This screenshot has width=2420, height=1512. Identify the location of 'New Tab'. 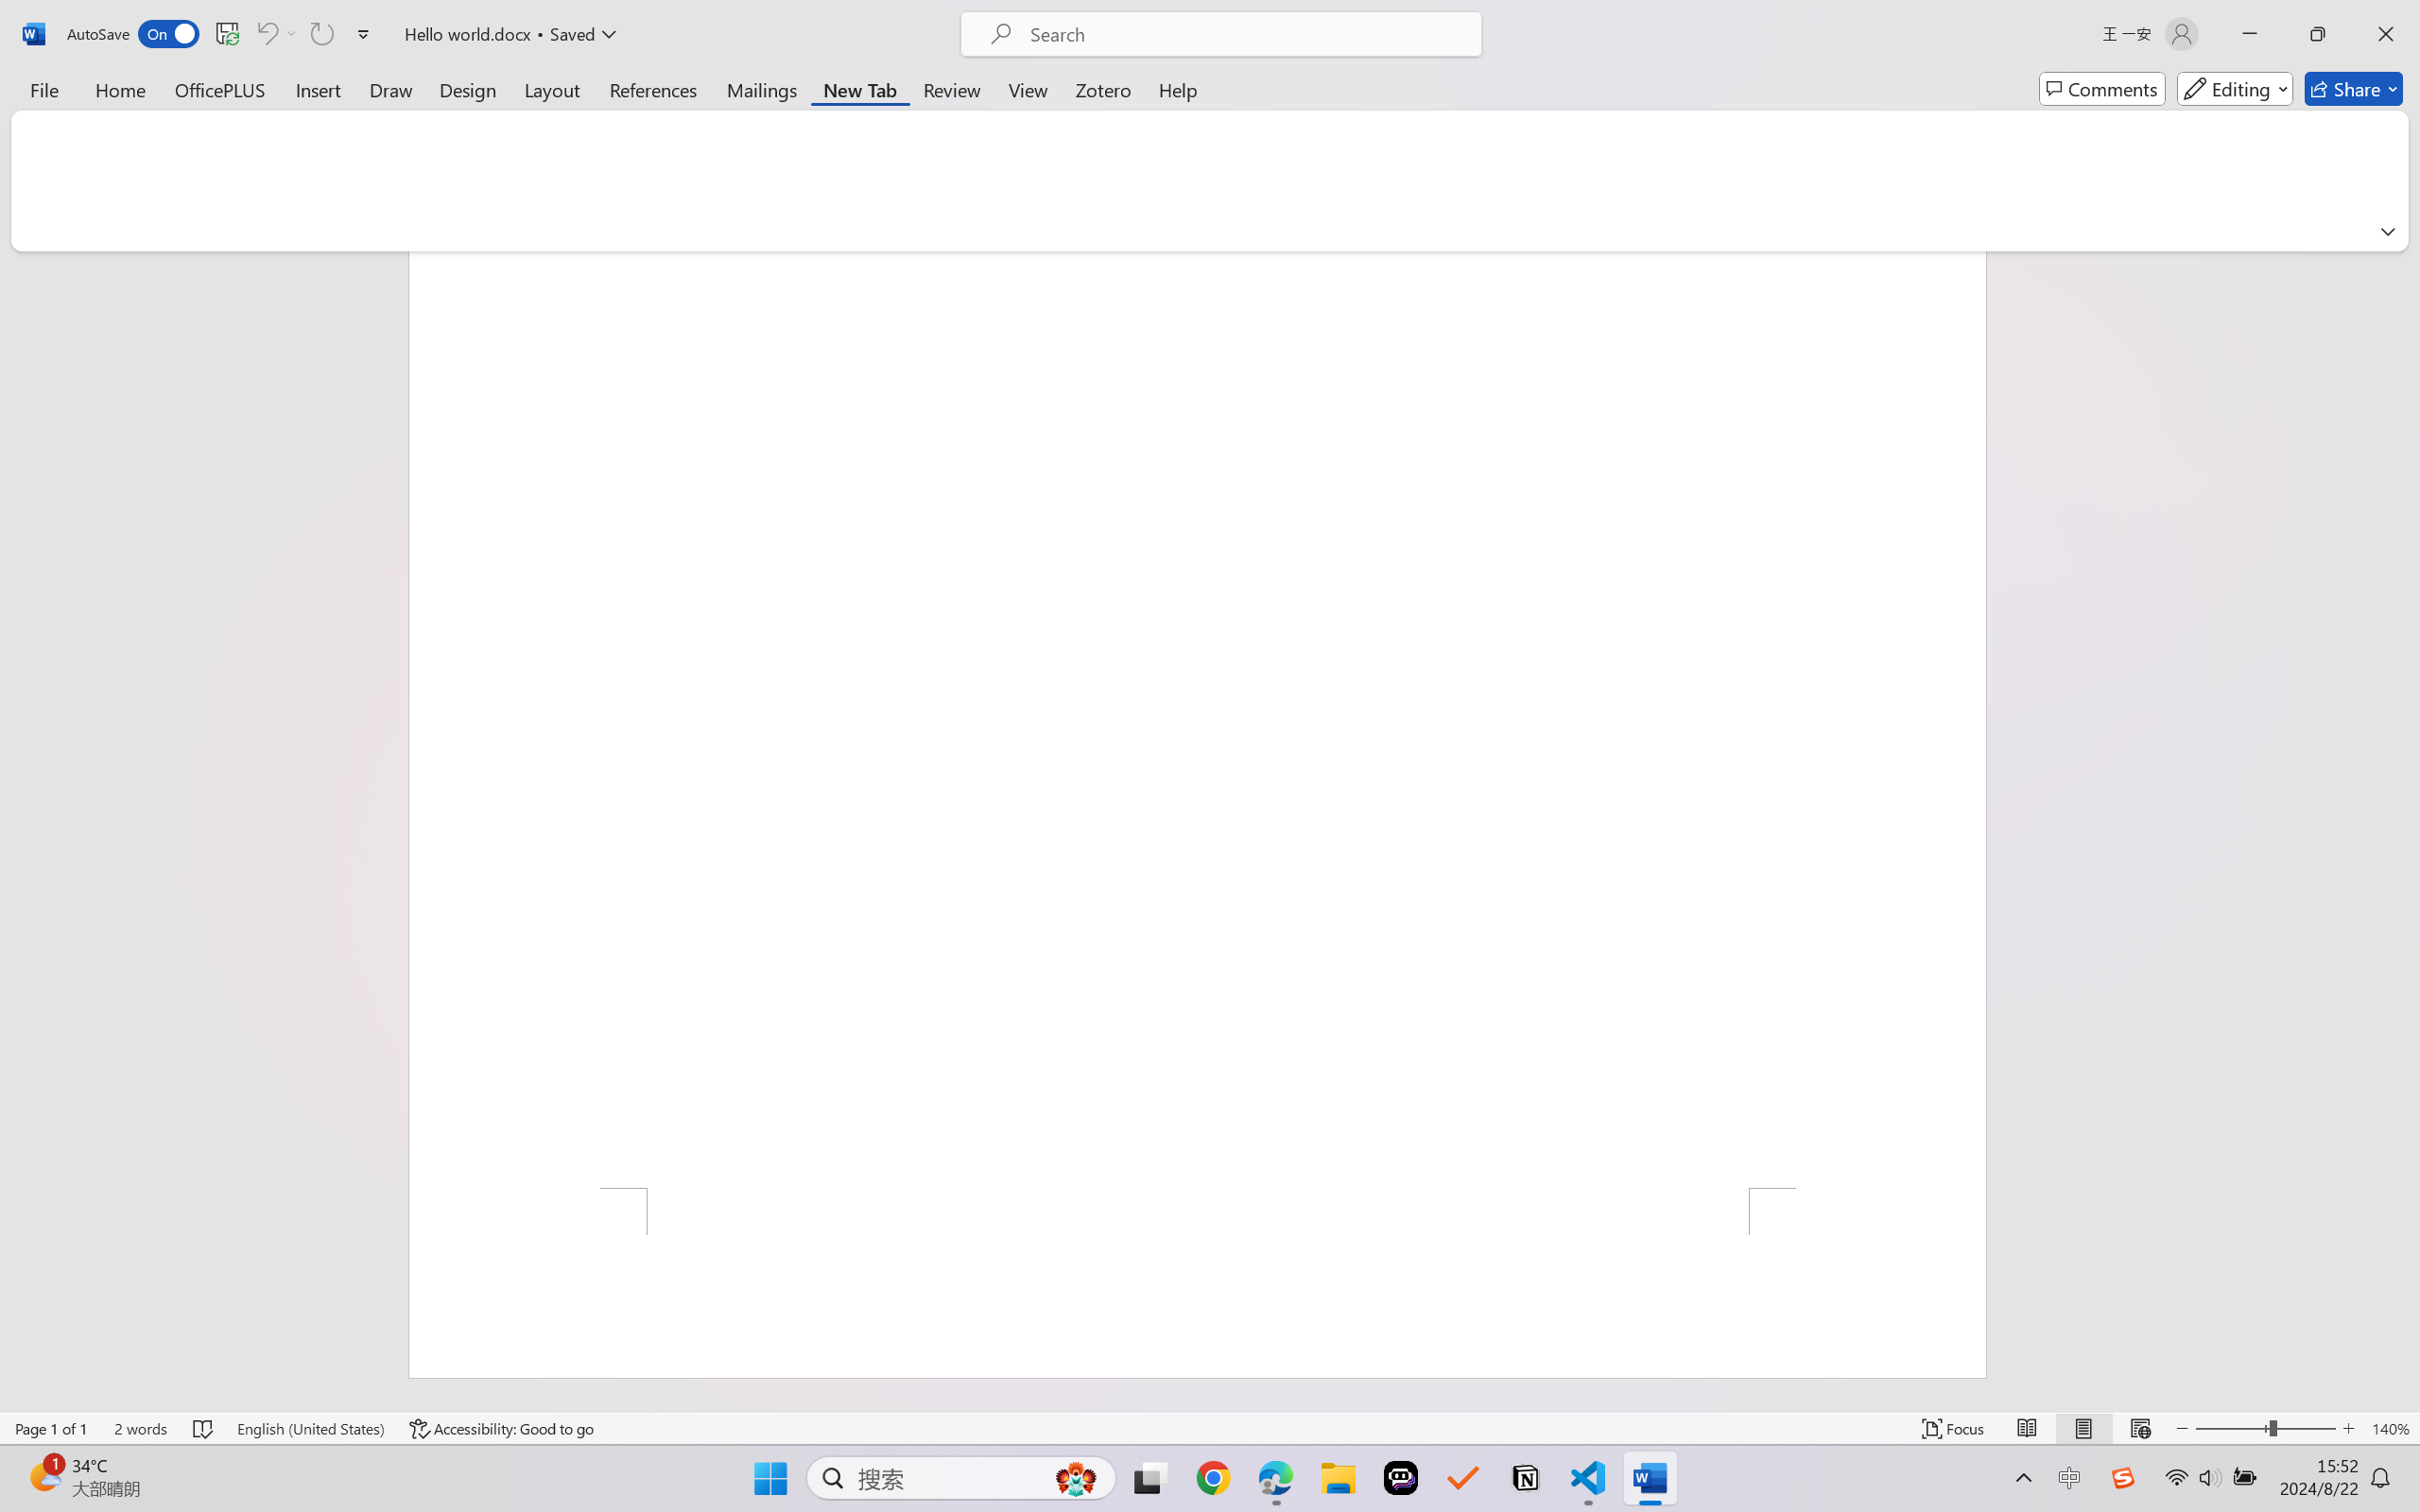
(859, 88).